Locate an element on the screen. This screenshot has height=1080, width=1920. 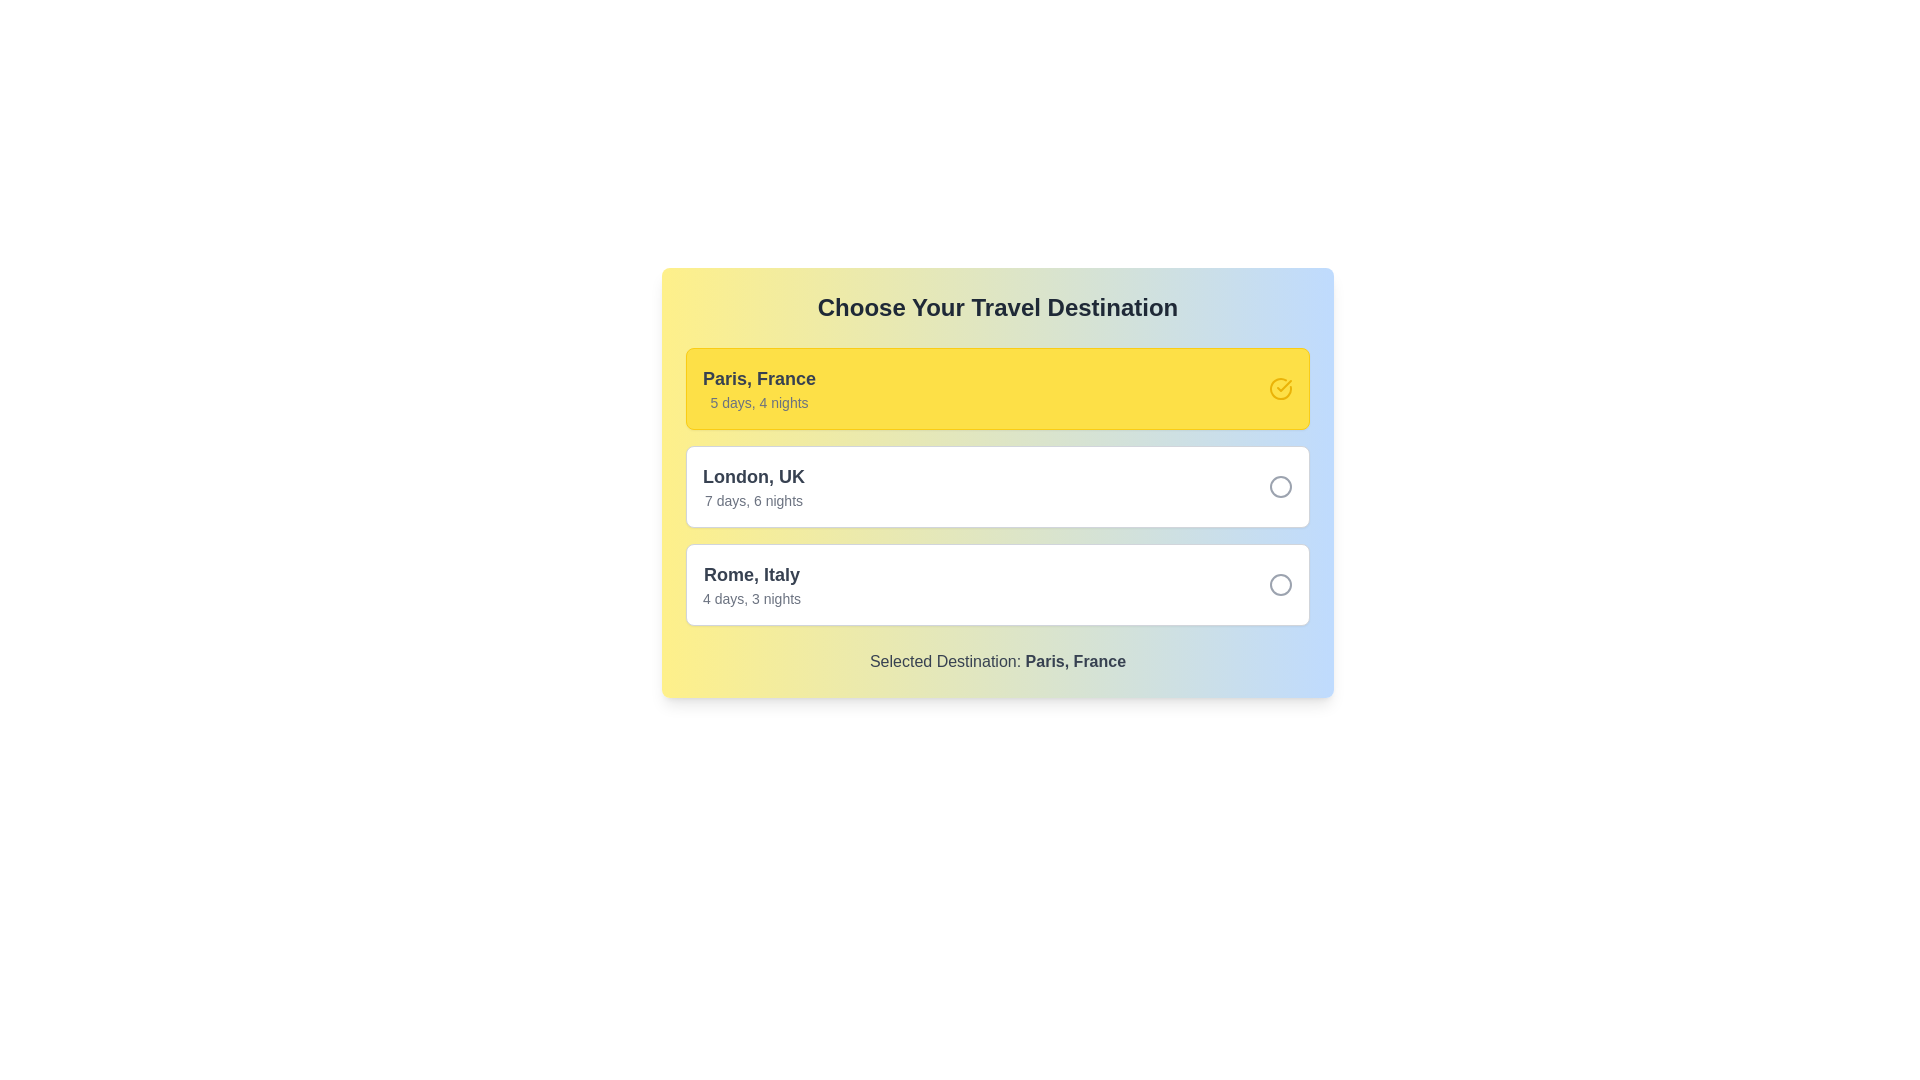
the text display component that provides information about the travel package to Paris, France is located at coordinates (758, 389).